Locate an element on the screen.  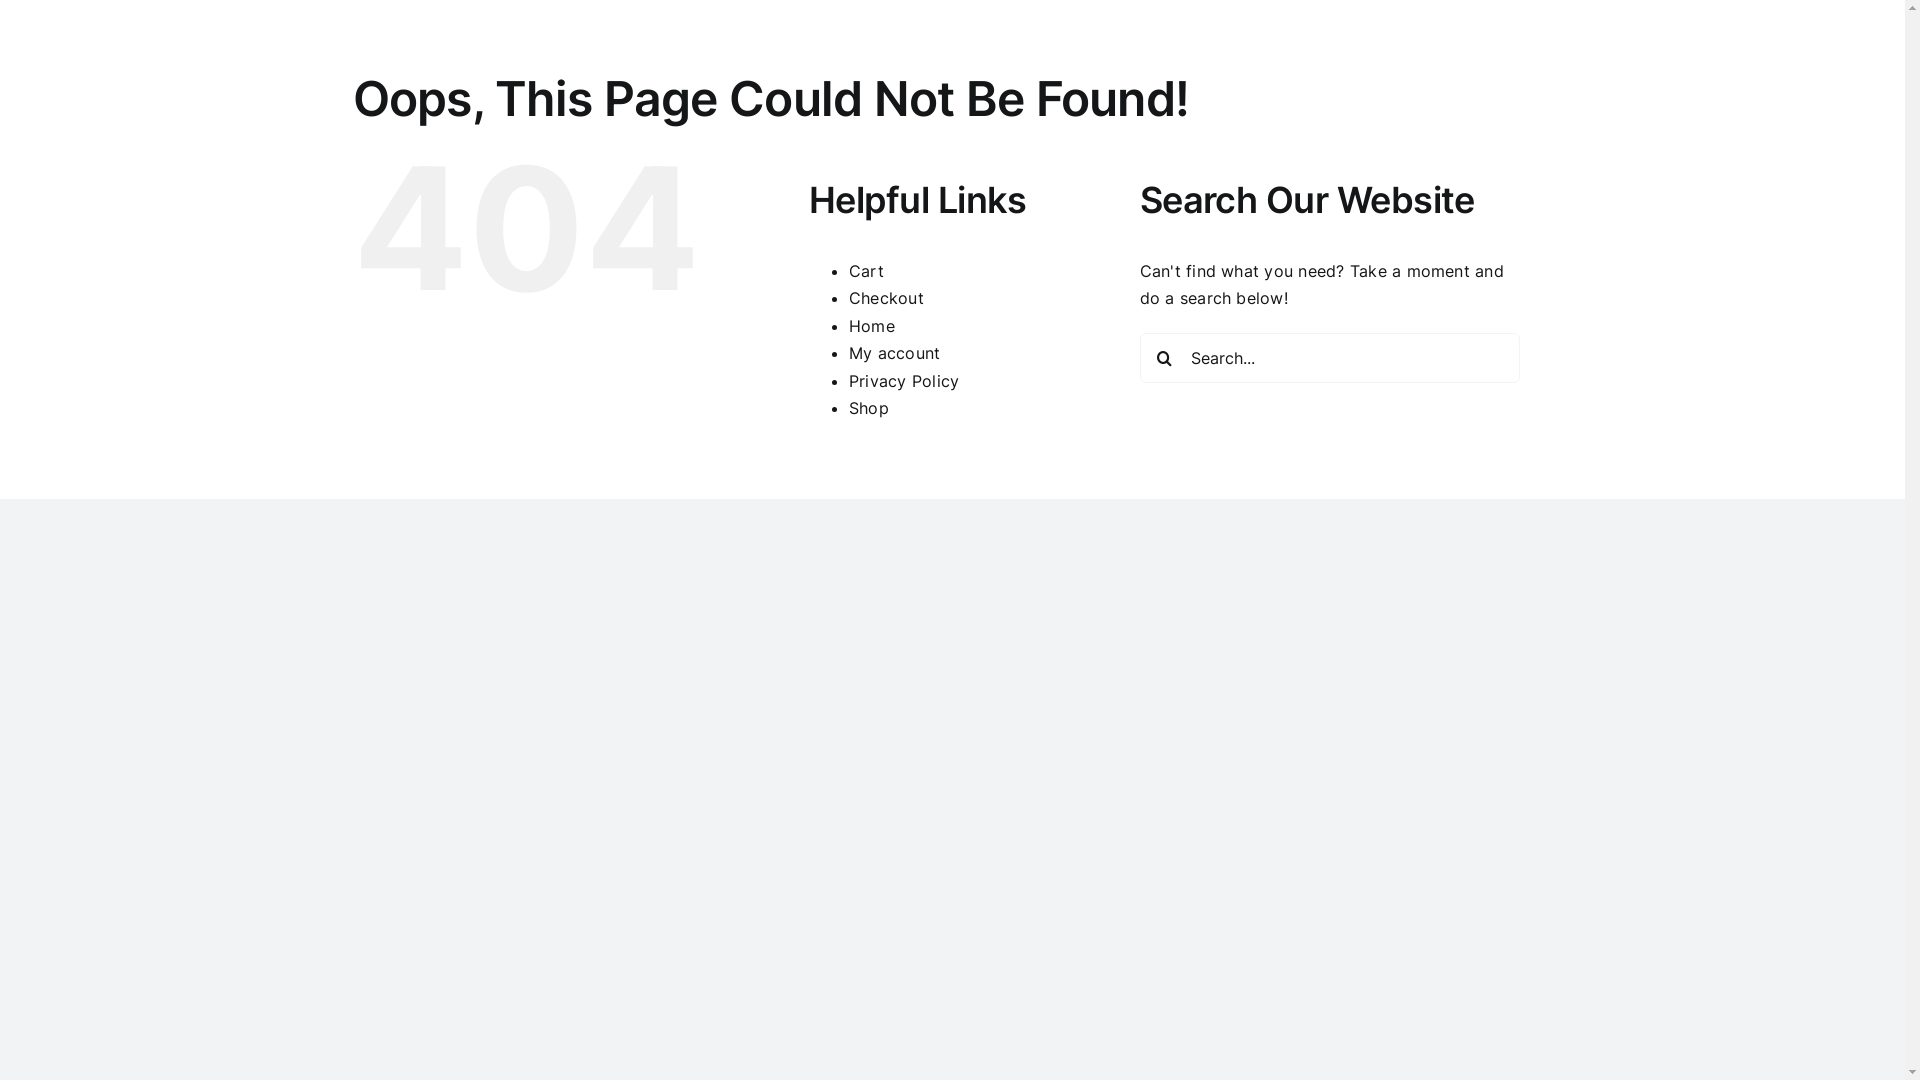
'Privacy Policy' is located at coordinates (902, 381).